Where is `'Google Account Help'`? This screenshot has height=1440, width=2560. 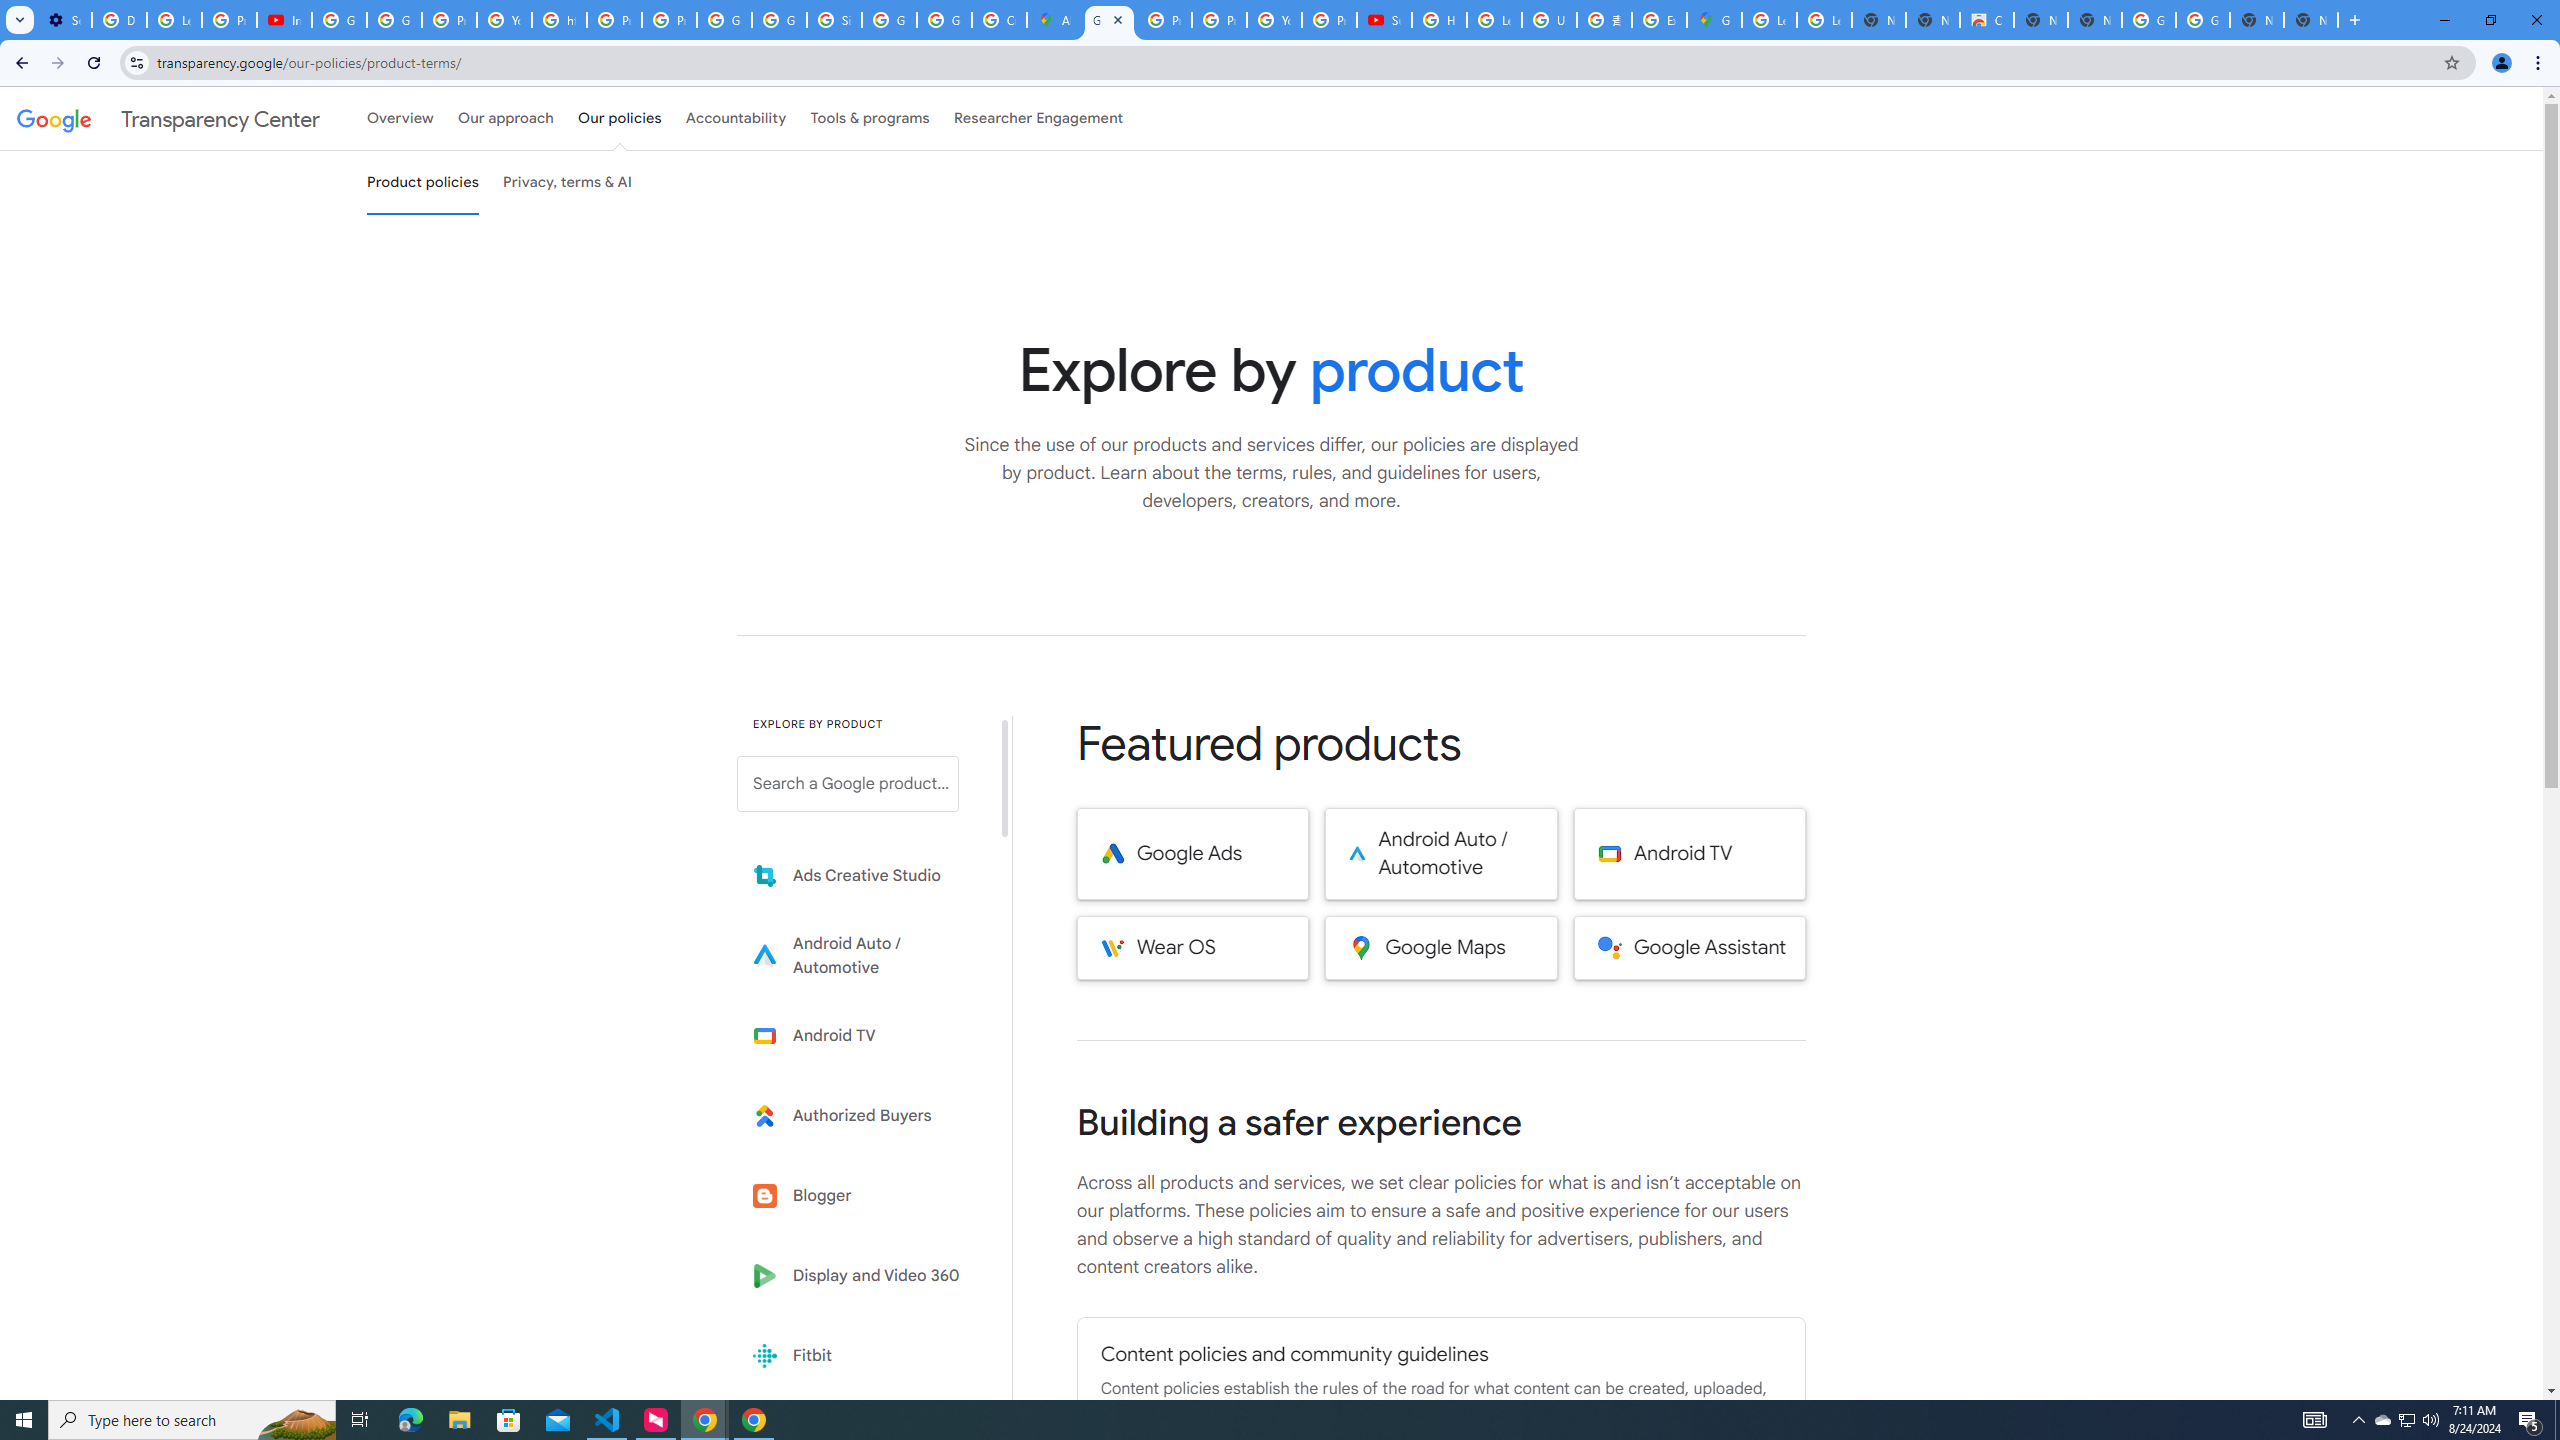 'Google Account Help' is located at coordinates (338, 19).